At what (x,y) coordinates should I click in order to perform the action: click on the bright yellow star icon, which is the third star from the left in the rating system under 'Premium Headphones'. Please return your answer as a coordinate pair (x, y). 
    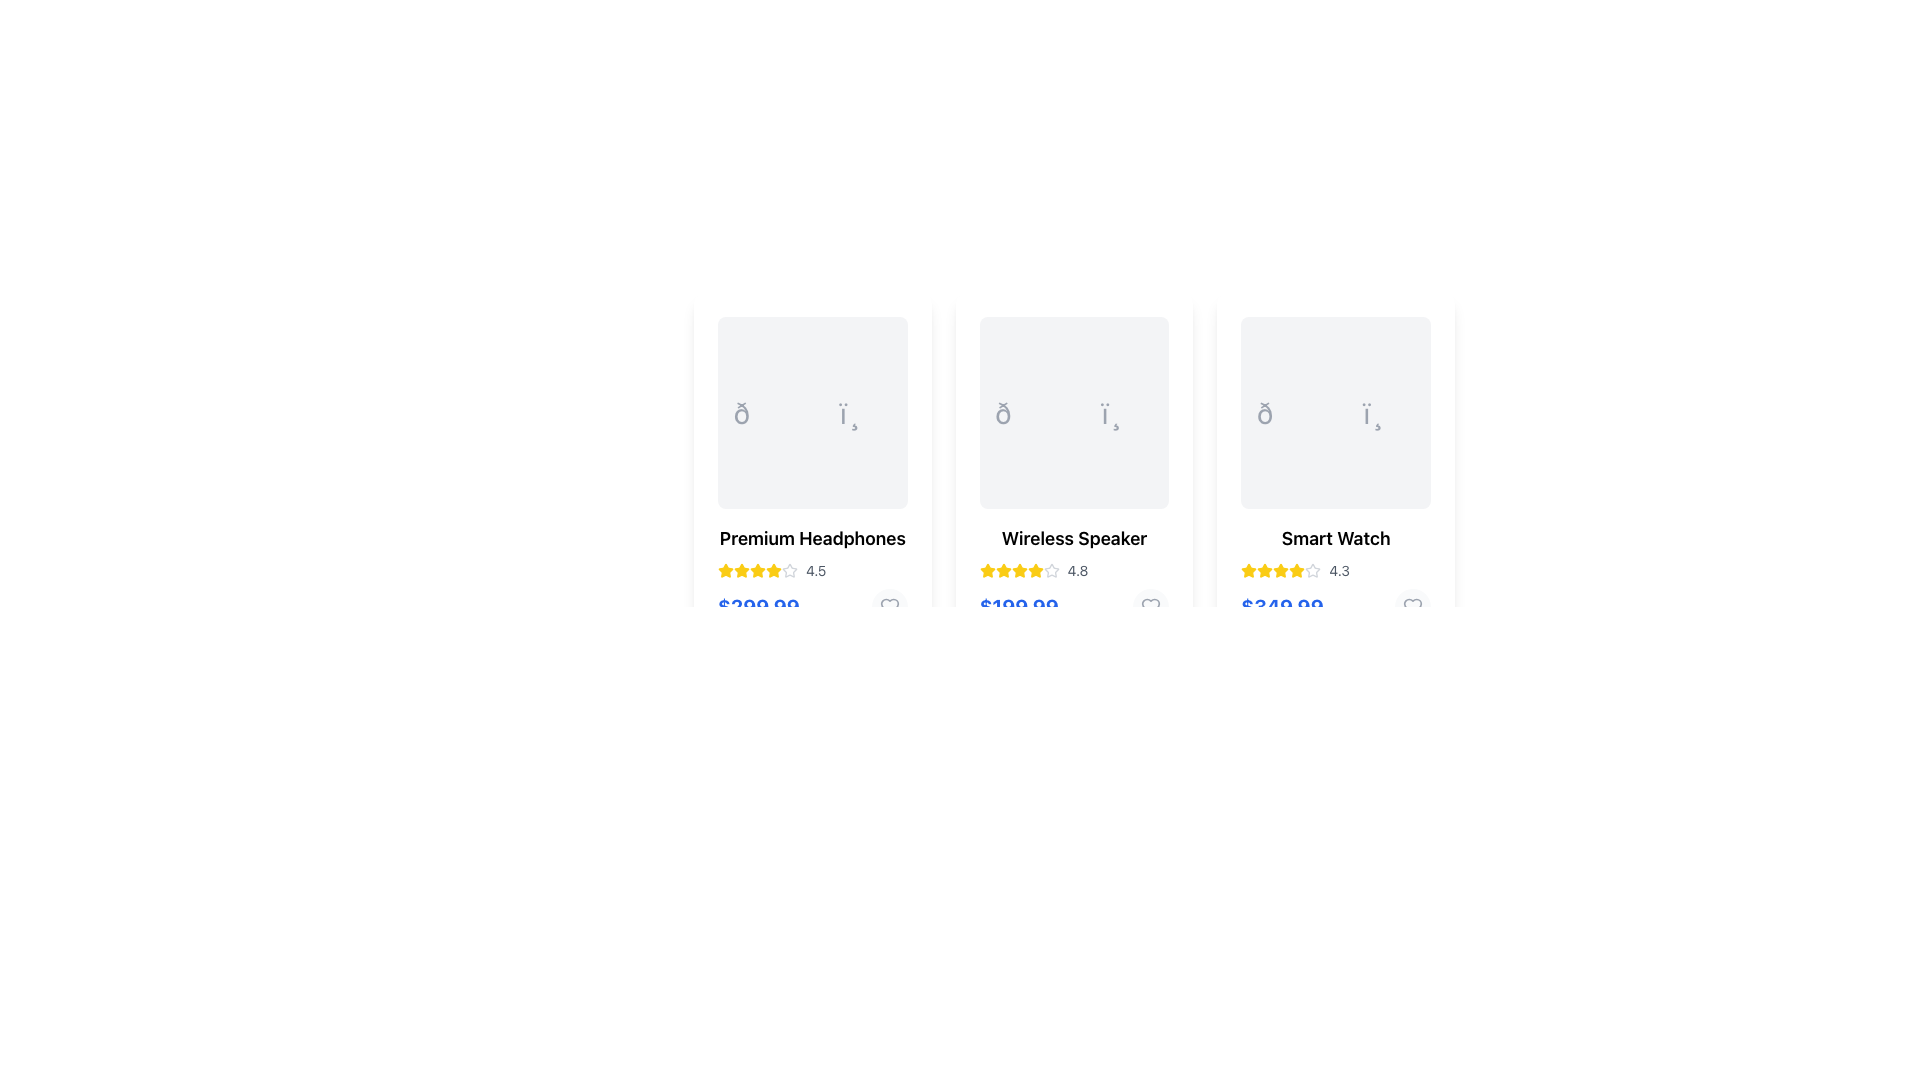
    Looking at the image, I should click on (741, 570).